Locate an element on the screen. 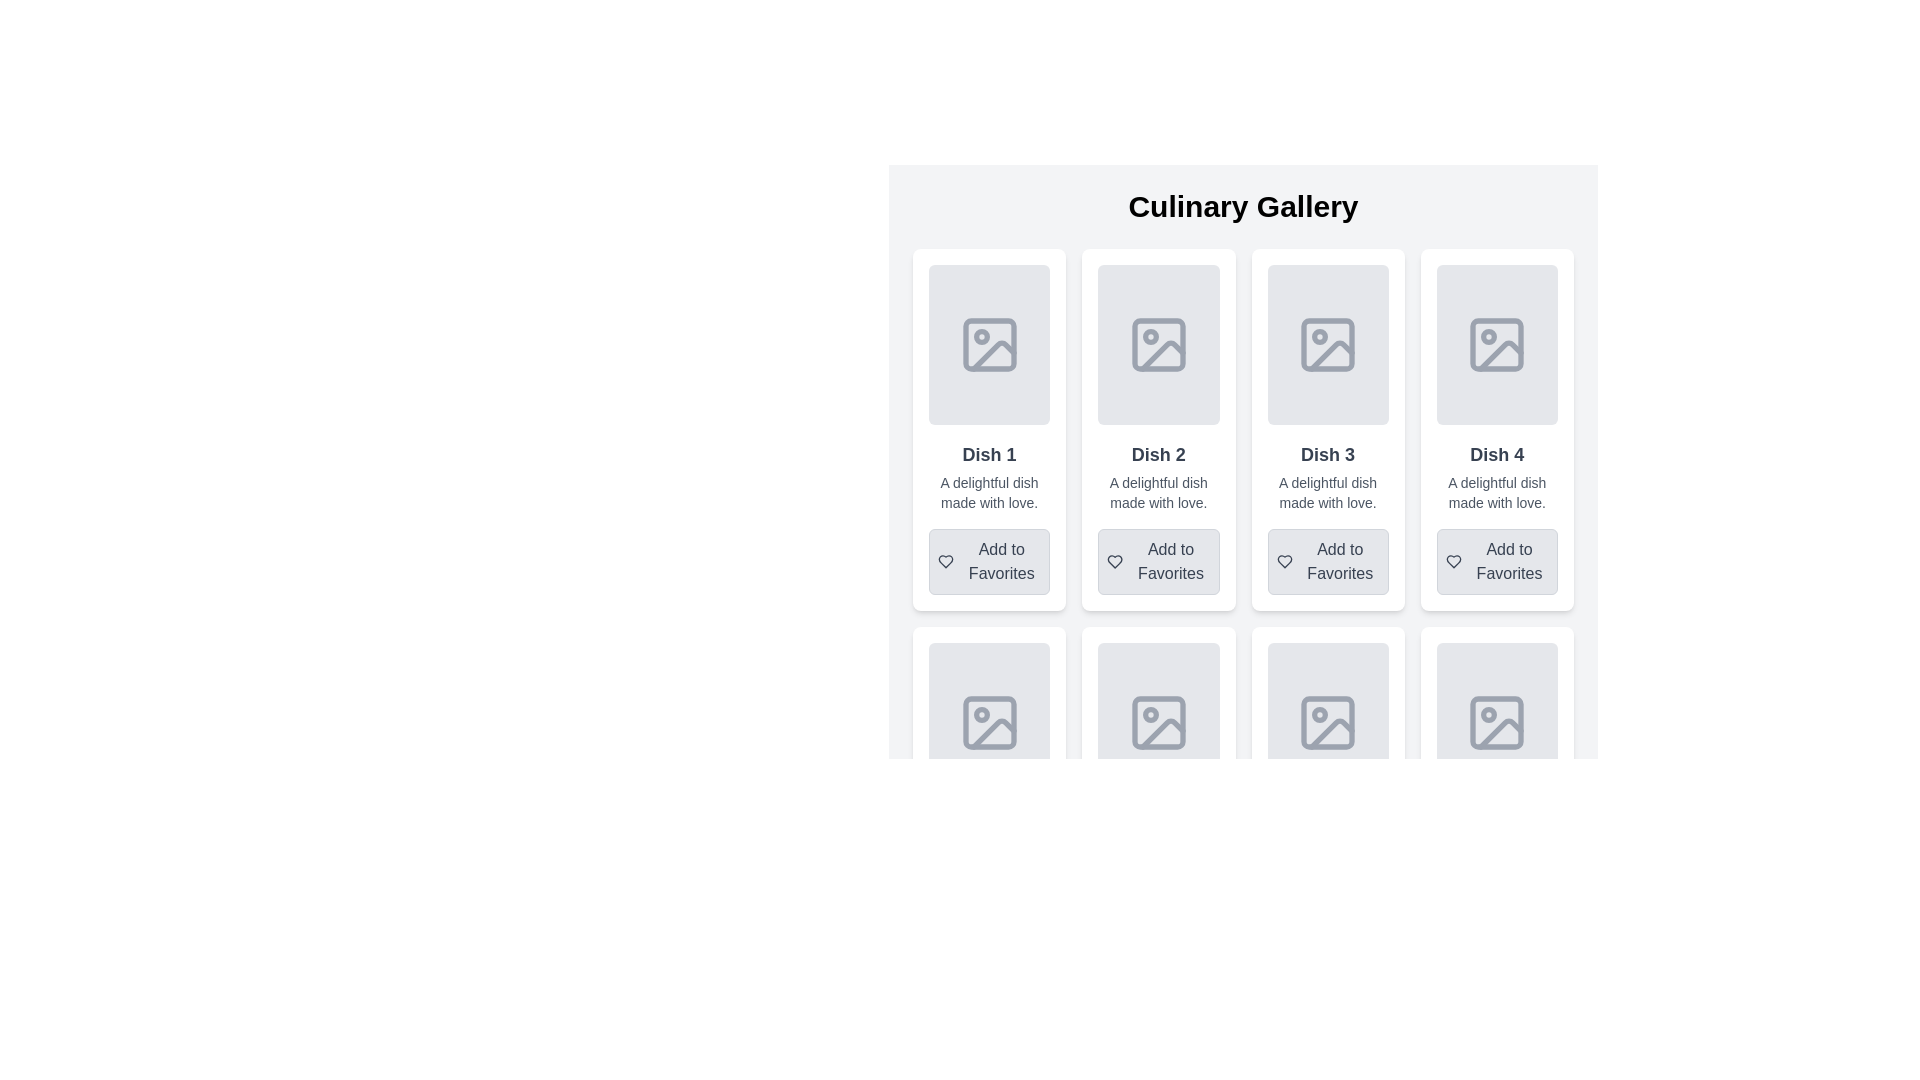  the graphical rectangle located in the upper left corner of the SVG icon within the third card from the left on the top row of the grid layout is located at coordinates (1328, 343).